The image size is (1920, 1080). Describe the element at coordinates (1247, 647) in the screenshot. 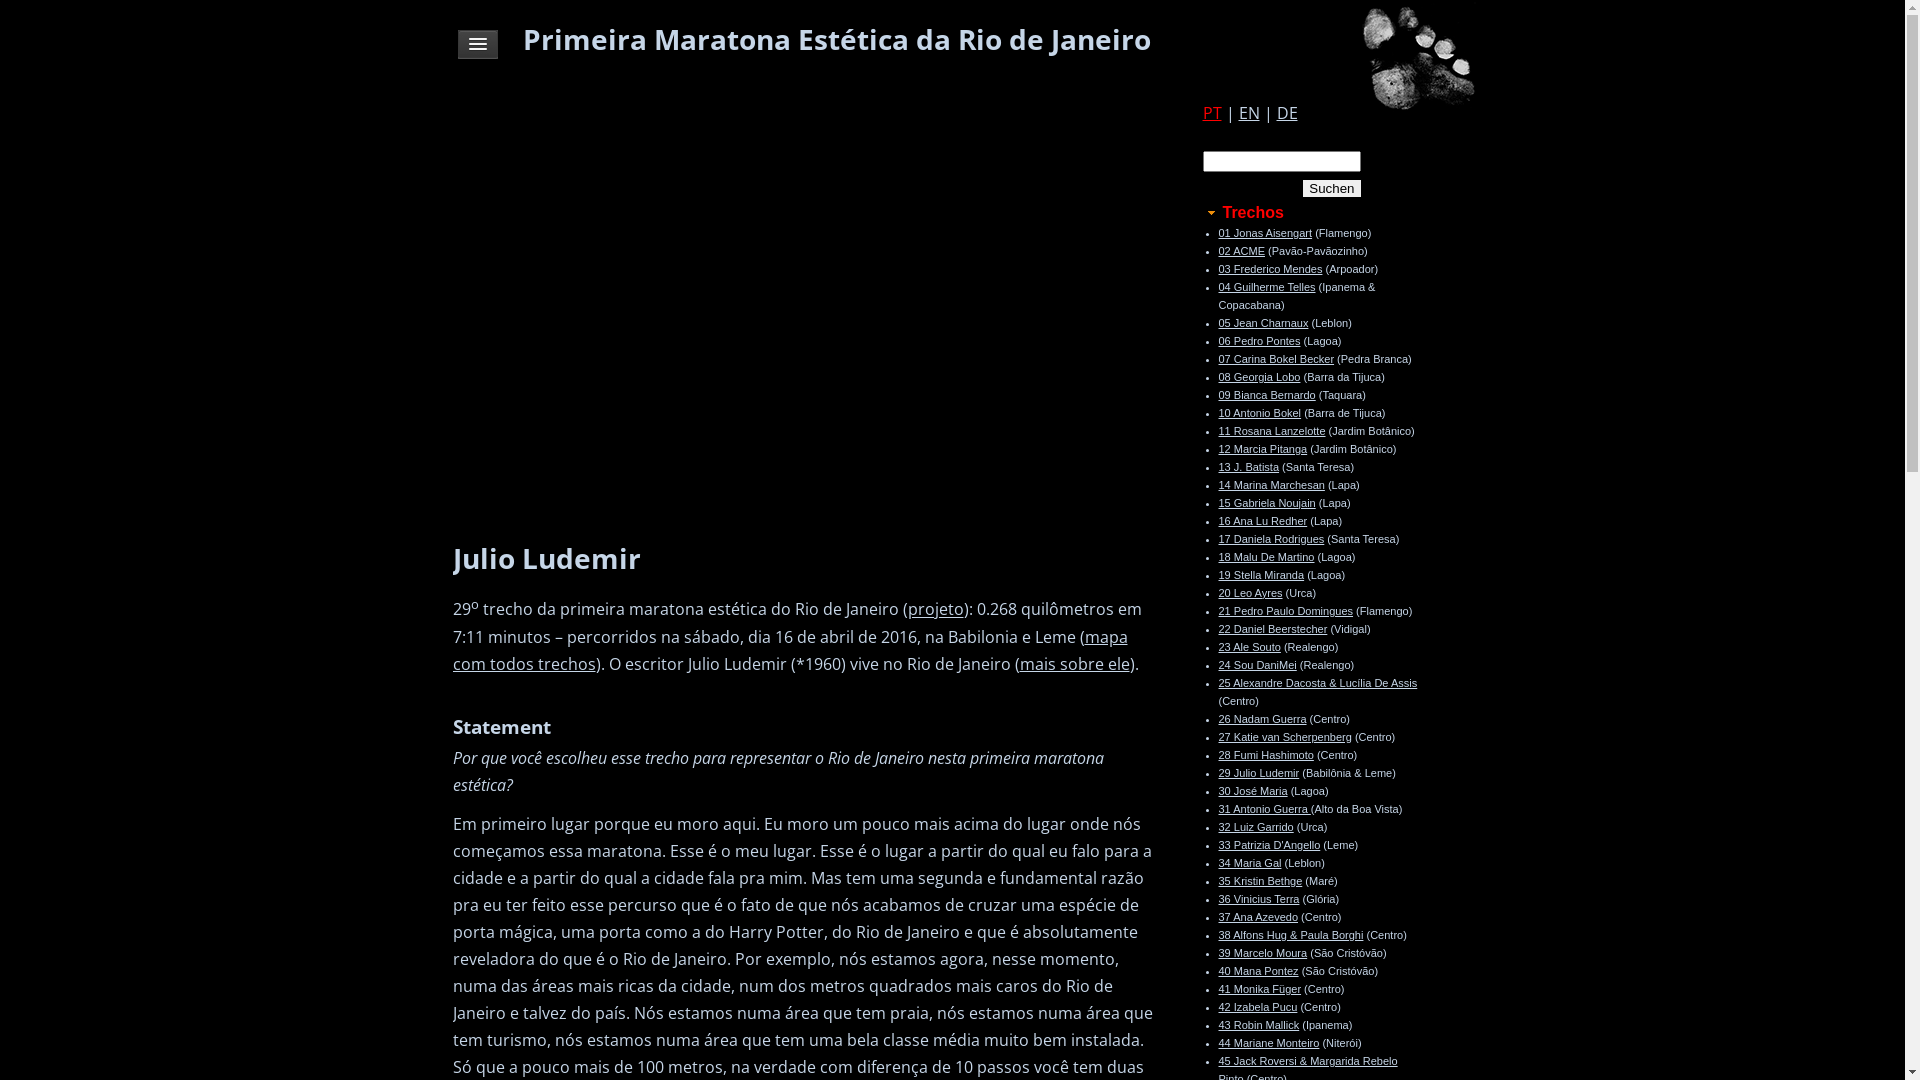

I see `'23 Ale Souto'` at that location.